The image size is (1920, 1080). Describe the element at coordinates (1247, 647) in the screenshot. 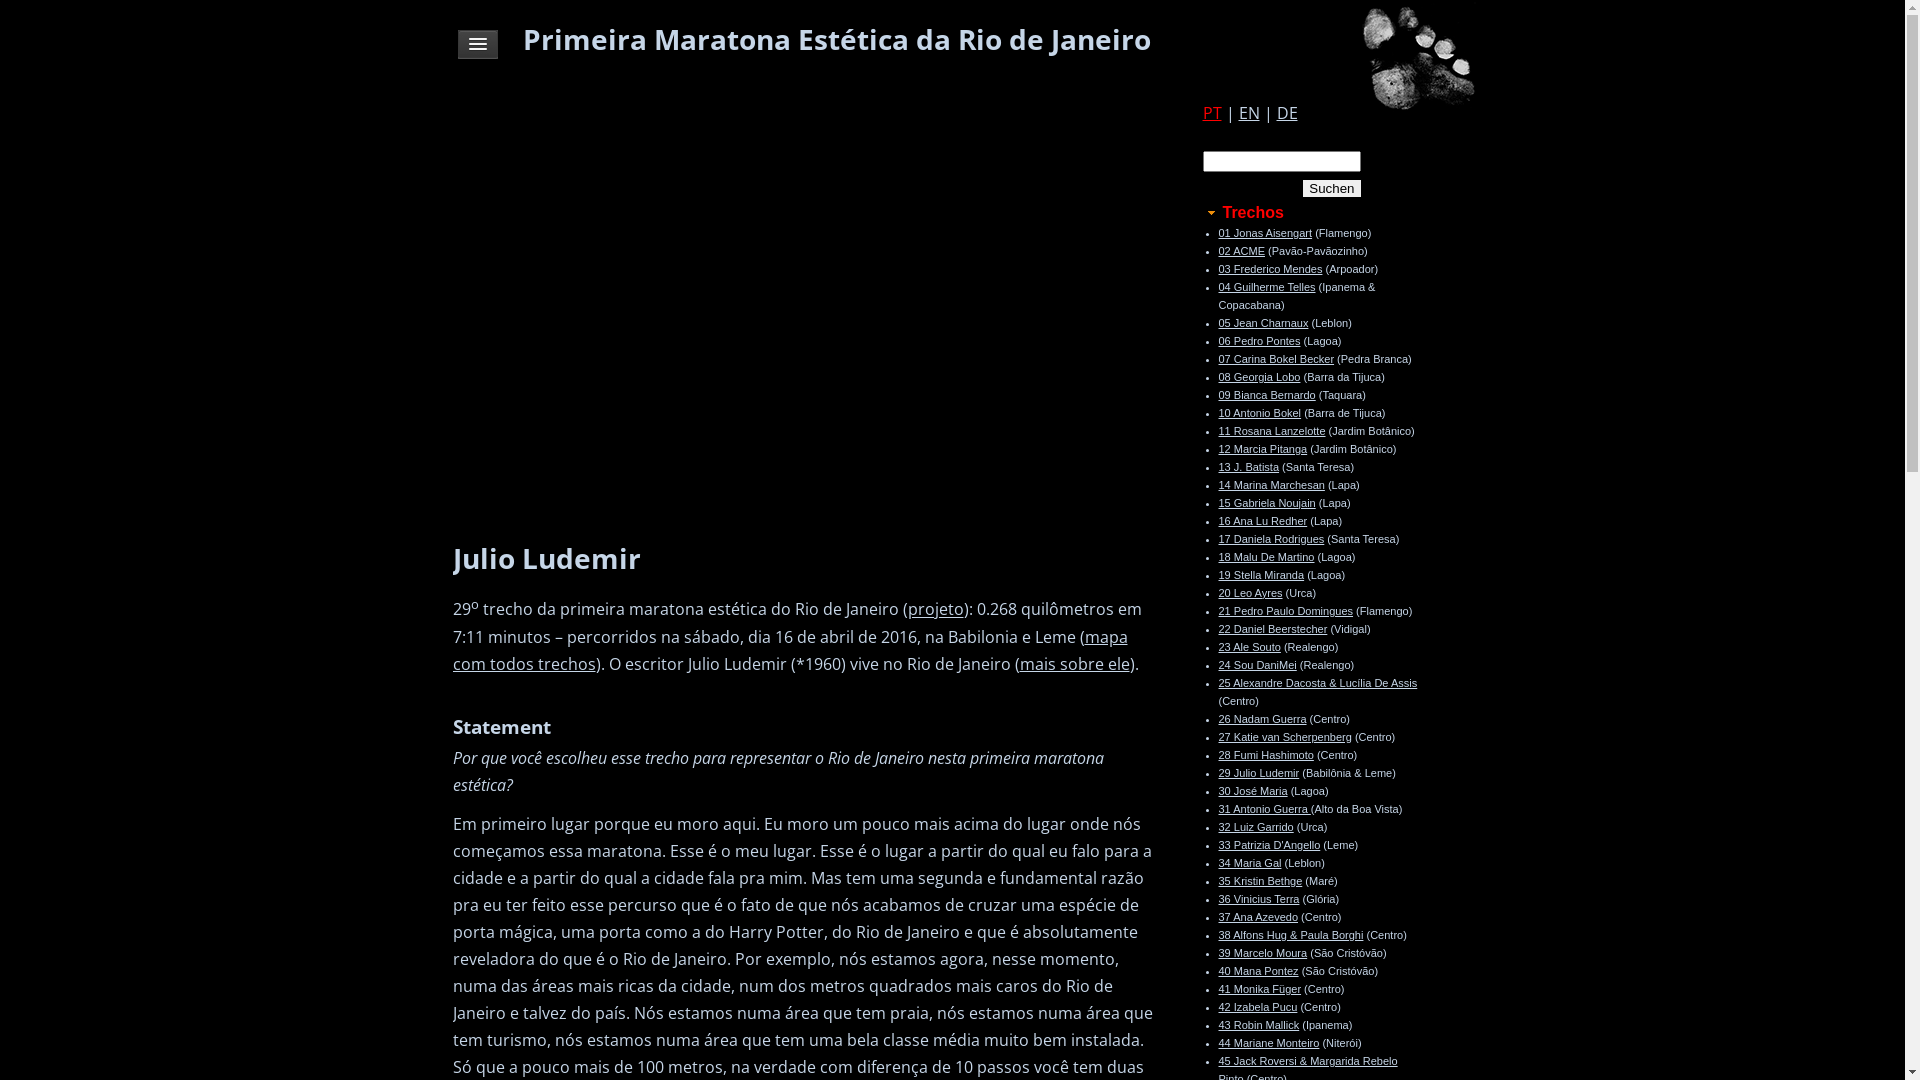

I see `'23 Ale Souto'` at that location.